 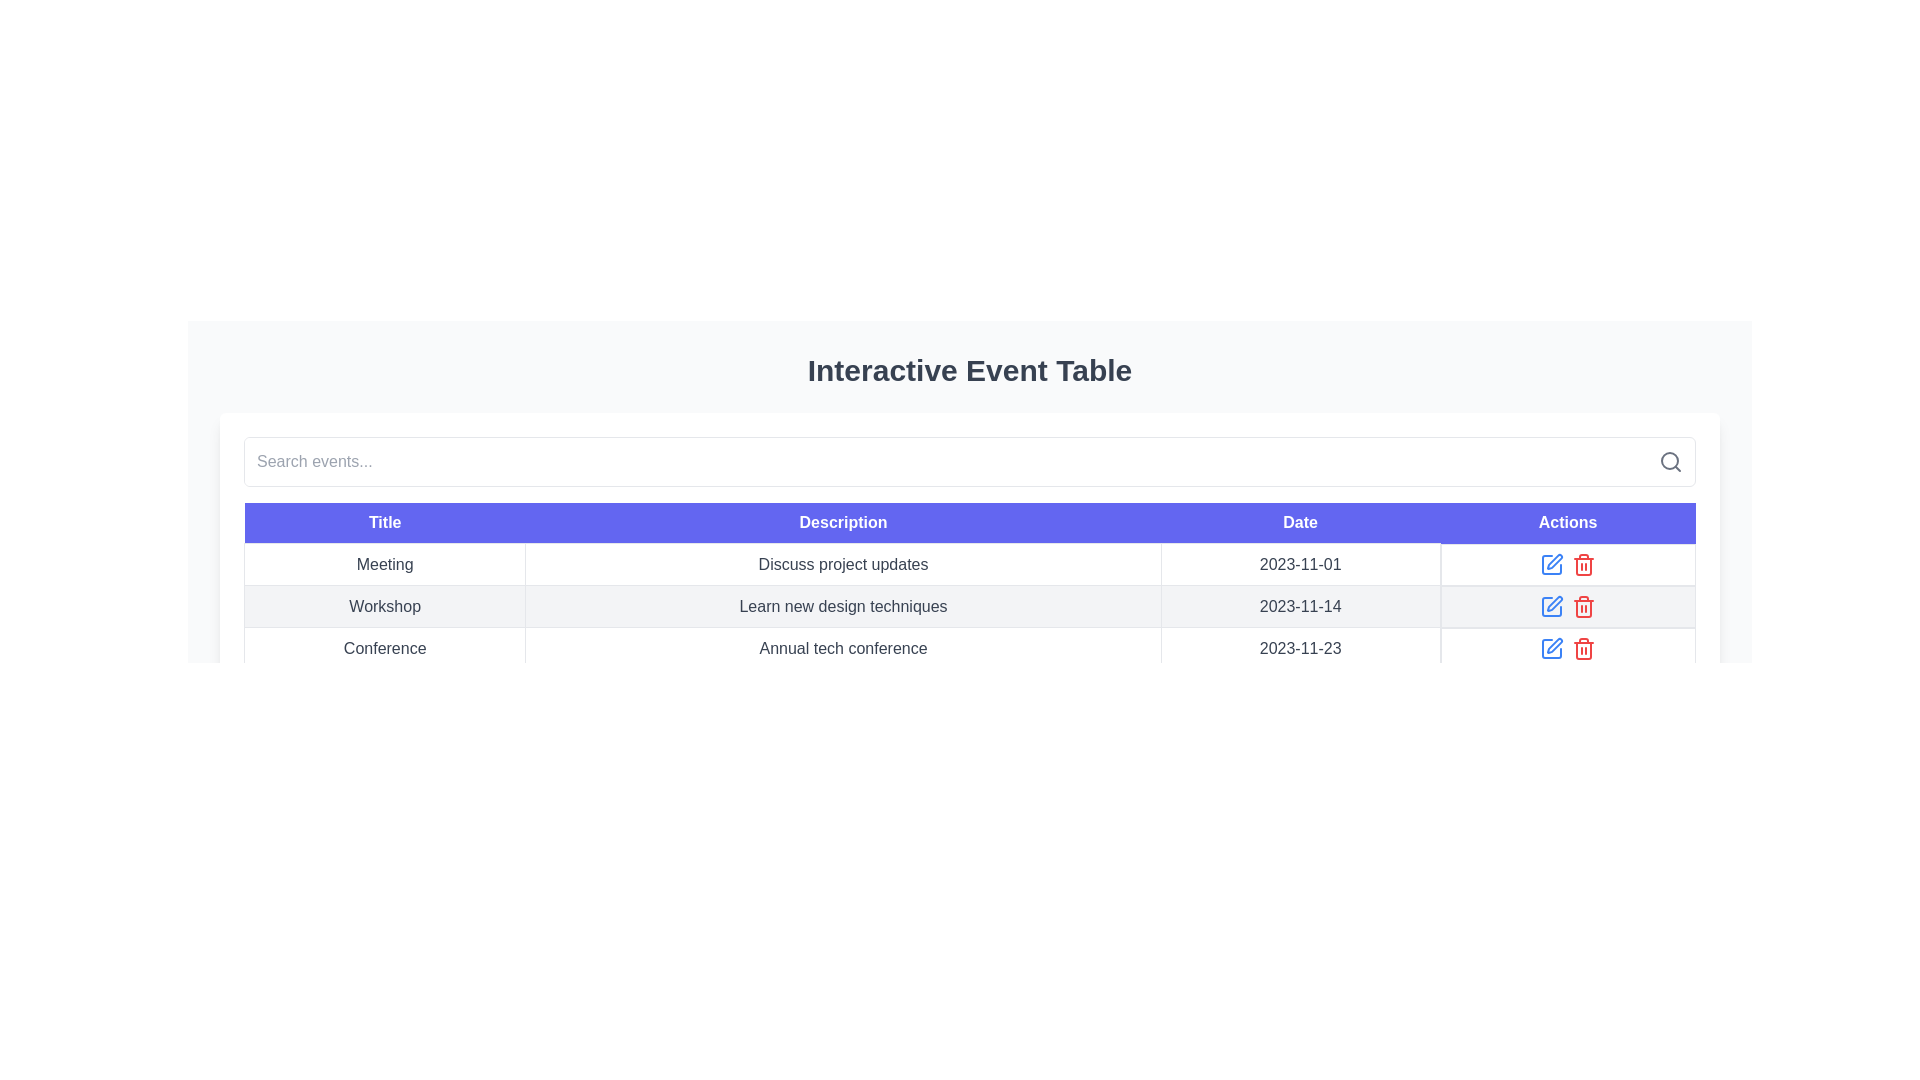 What do you see at coordinates (1567, 564) in the screenshot?
I see `the edit icon in the 'Actions' column of the first row to initiate the edit action for the 'Meeting' item` at bounding box center [1567, 564].